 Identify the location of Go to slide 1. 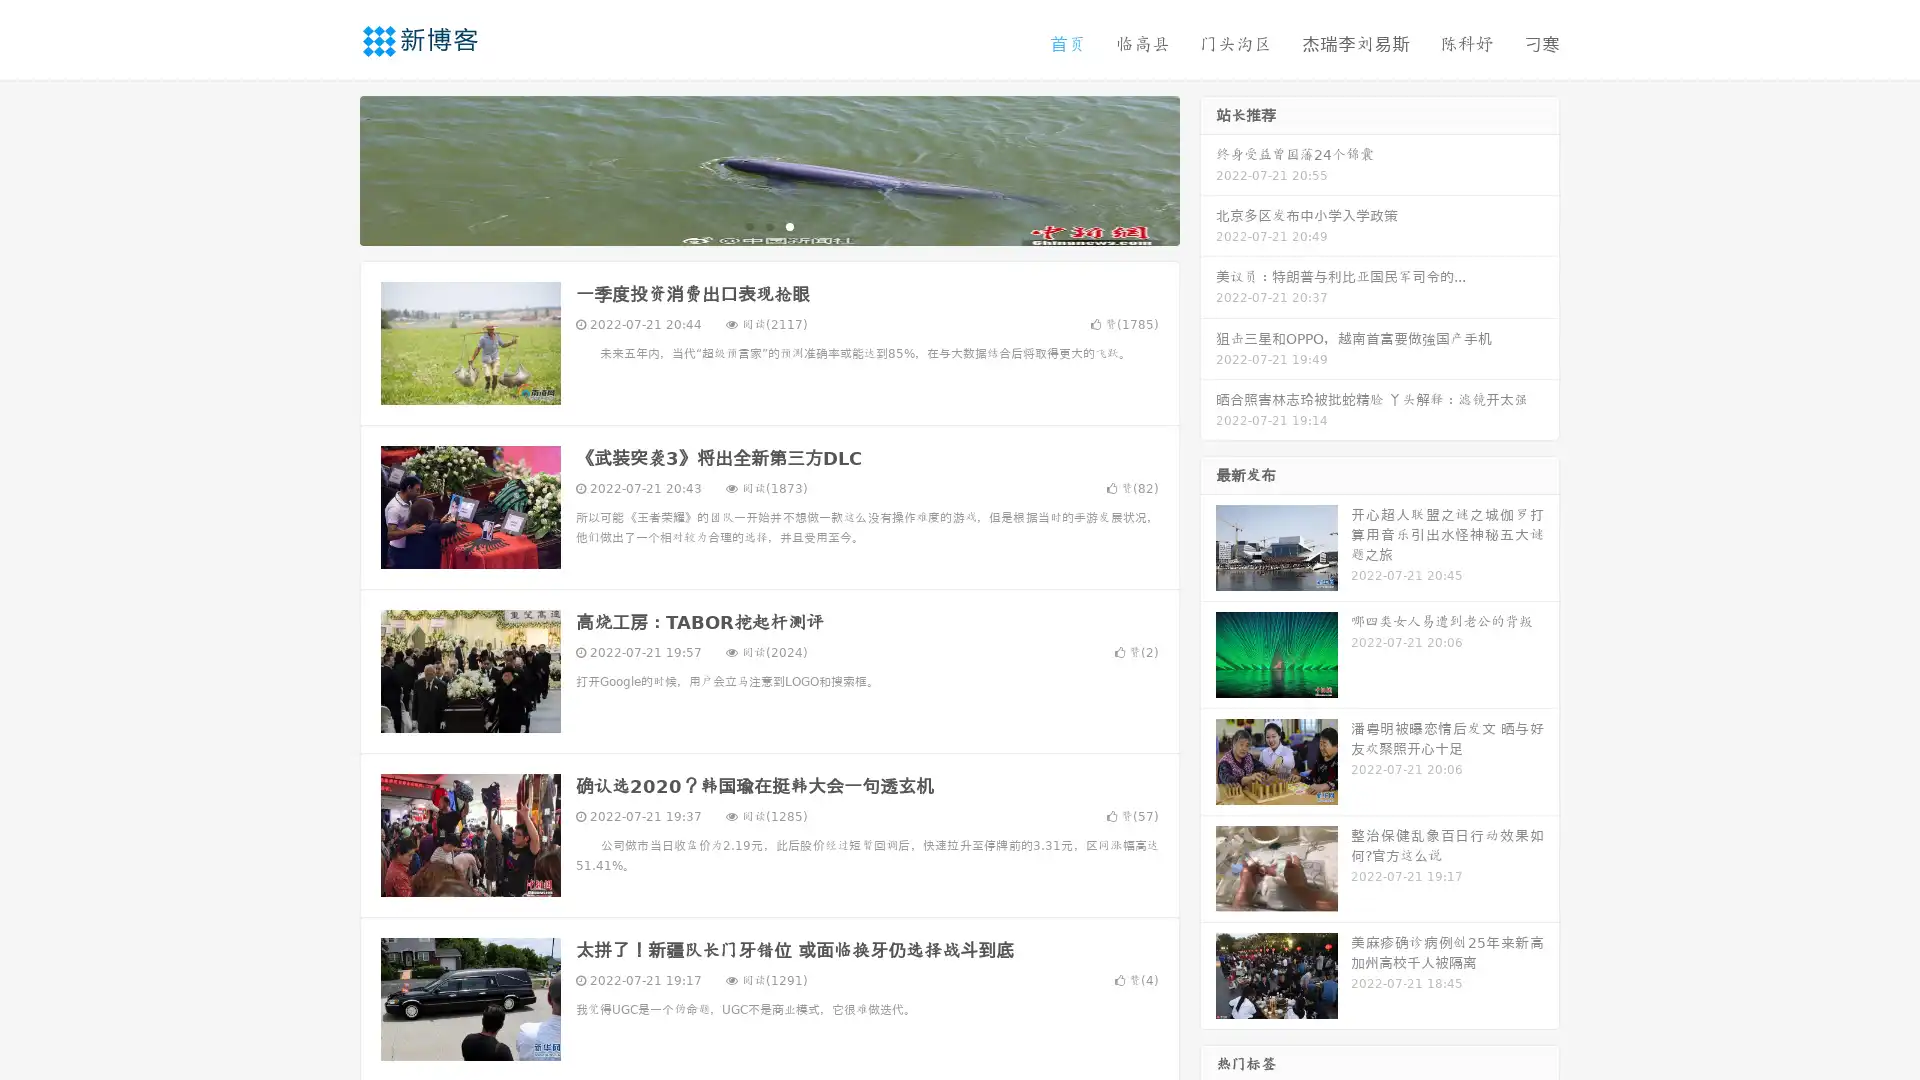
(748, 225).